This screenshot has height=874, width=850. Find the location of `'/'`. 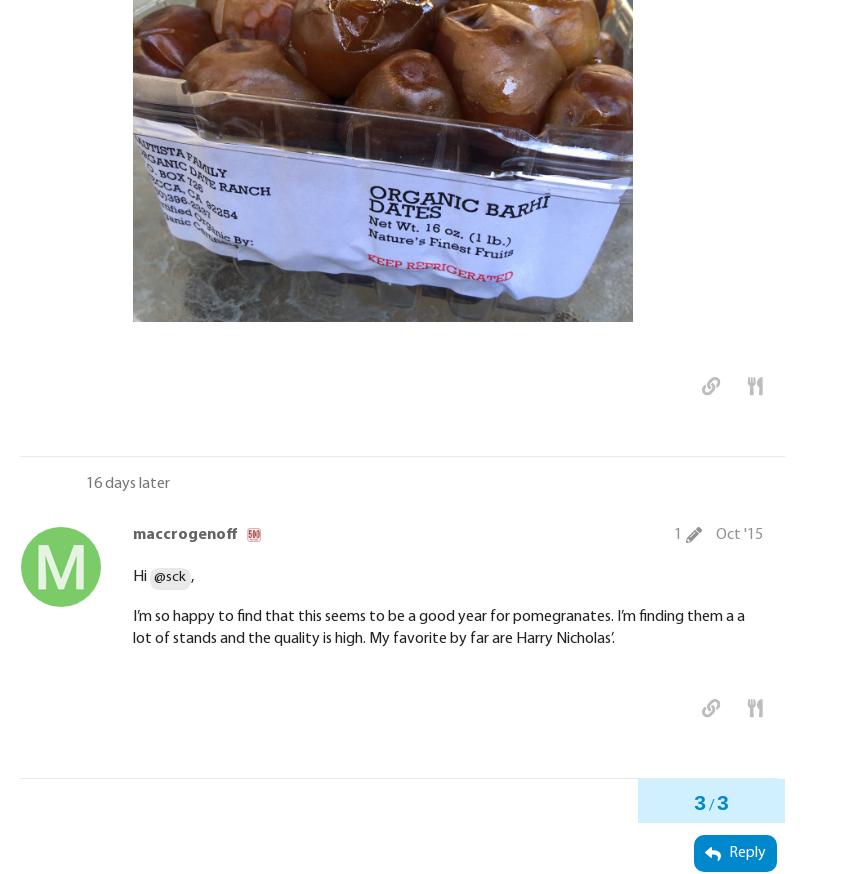

'/' is located at coordinates (707, 806).